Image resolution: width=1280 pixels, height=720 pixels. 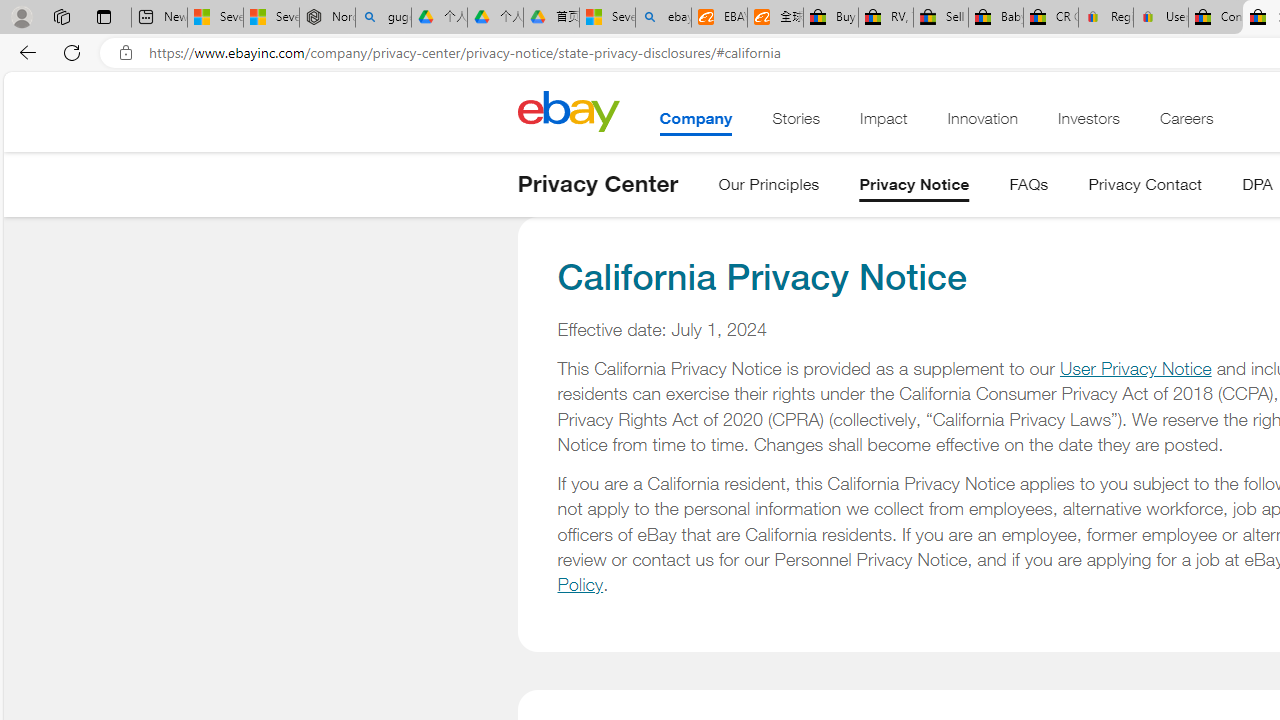 I want to click on 'Privacy Notice', so click(x=913, y=188).